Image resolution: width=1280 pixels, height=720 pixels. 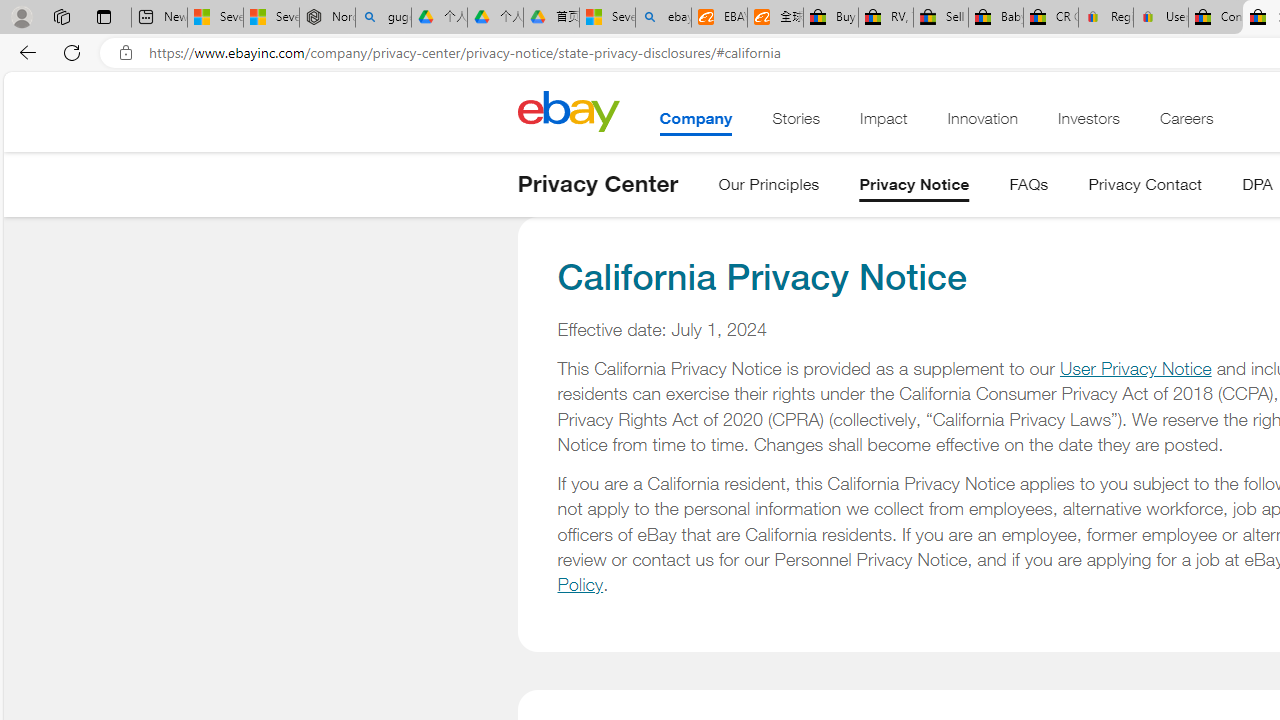 I want to click on 'Privacy Notice', so click(x=913, y=188).